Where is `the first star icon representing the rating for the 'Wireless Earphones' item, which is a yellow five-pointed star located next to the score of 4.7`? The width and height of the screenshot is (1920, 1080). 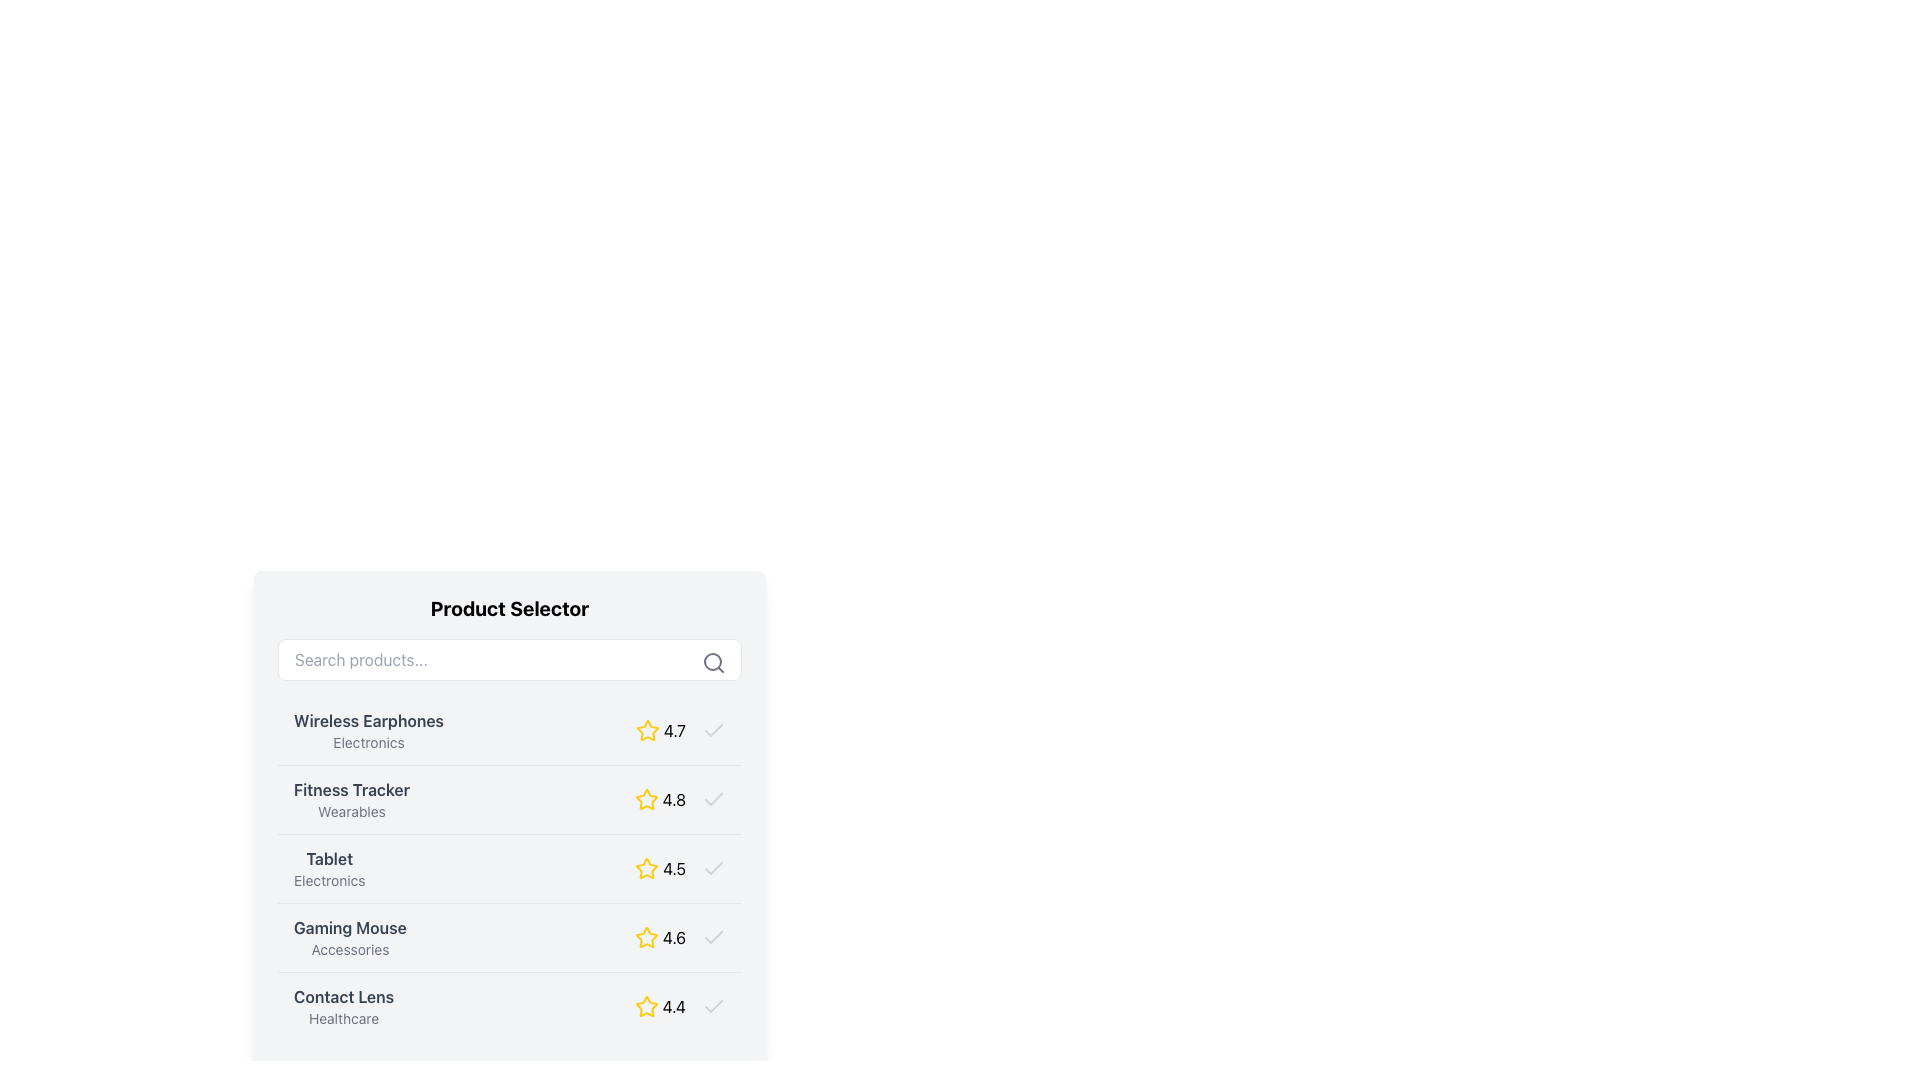 the first star icon representing the rating for the 'Wireless Earphones' item, which is a yellow five-pointed star located next to the score of 4.7 is located at coordinates (647, 730).